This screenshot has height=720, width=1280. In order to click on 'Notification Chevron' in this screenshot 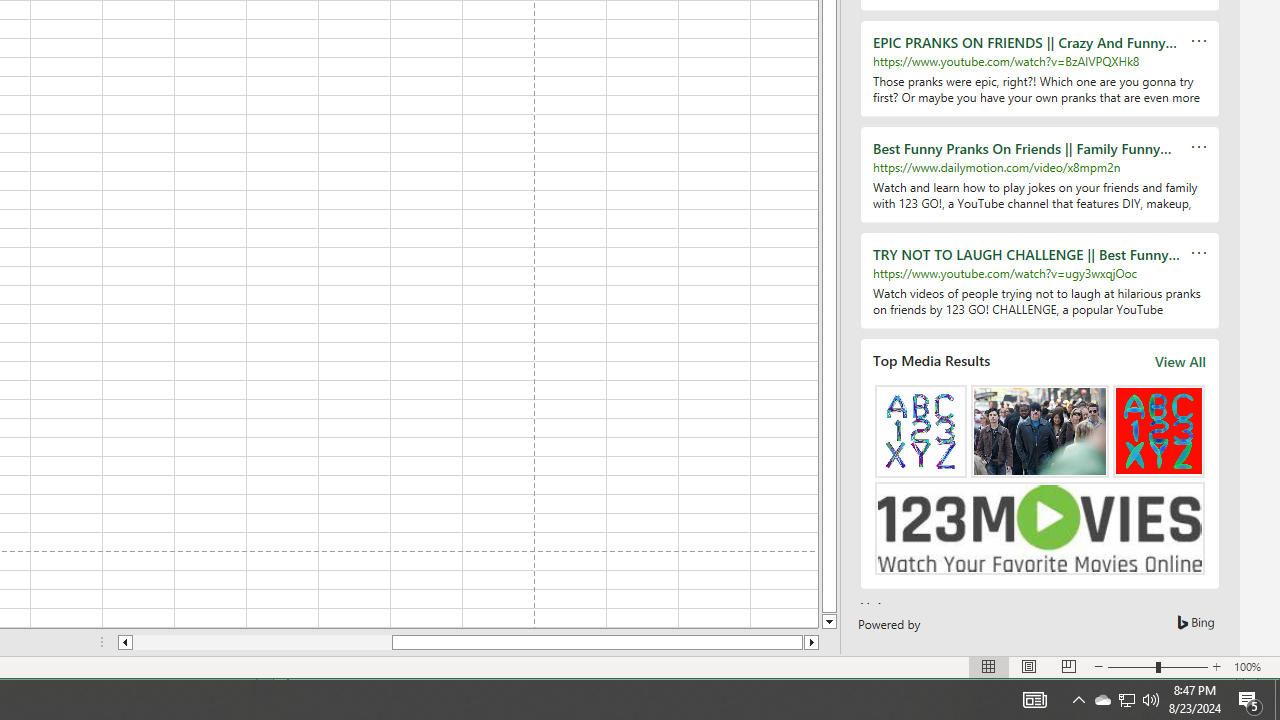, I will do `click(1101, 698)`.